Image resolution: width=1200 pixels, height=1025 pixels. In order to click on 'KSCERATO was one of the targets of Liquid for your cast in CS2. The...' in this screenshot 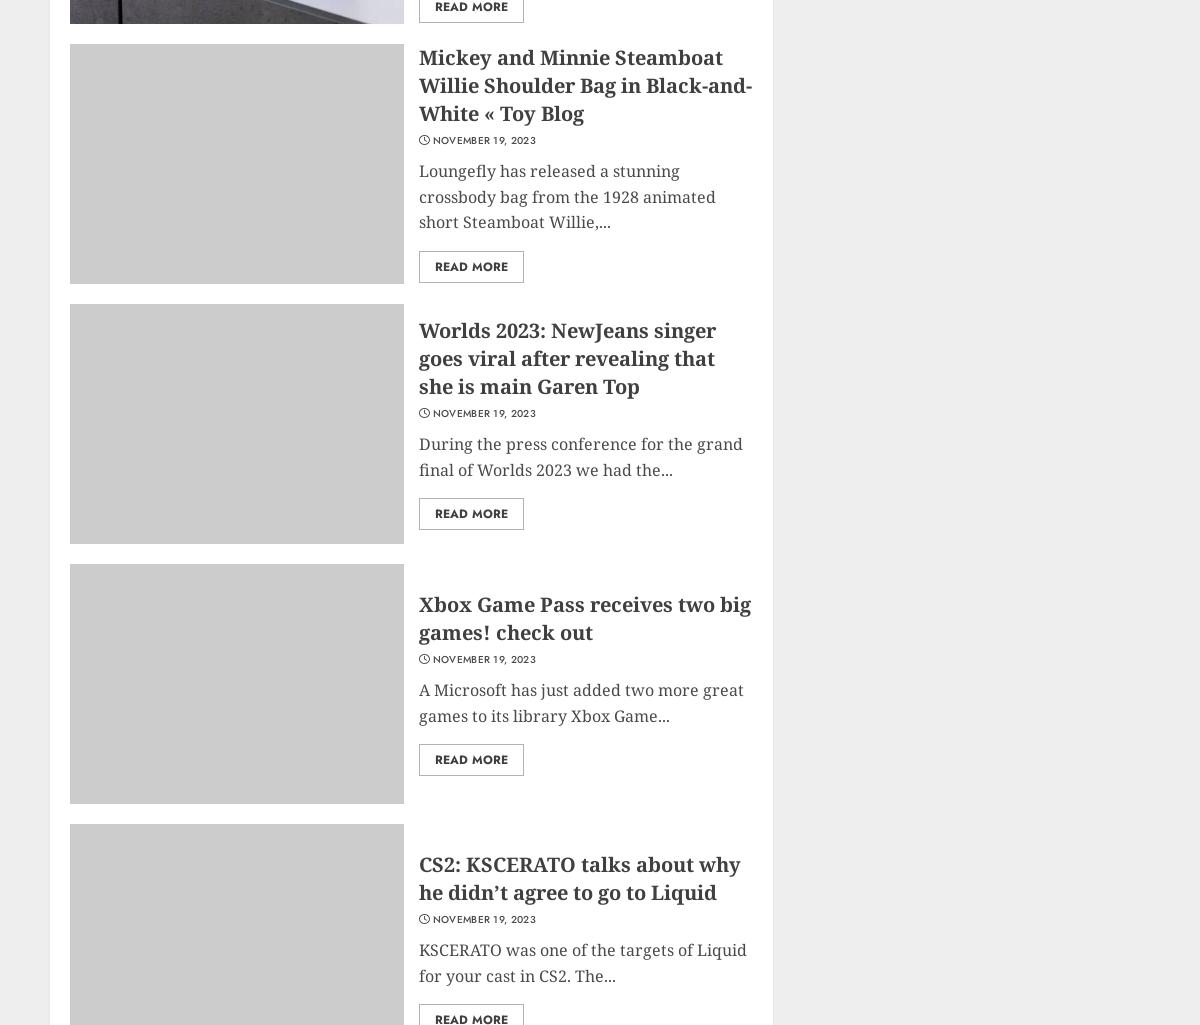, I will do `click(581, 962)`.